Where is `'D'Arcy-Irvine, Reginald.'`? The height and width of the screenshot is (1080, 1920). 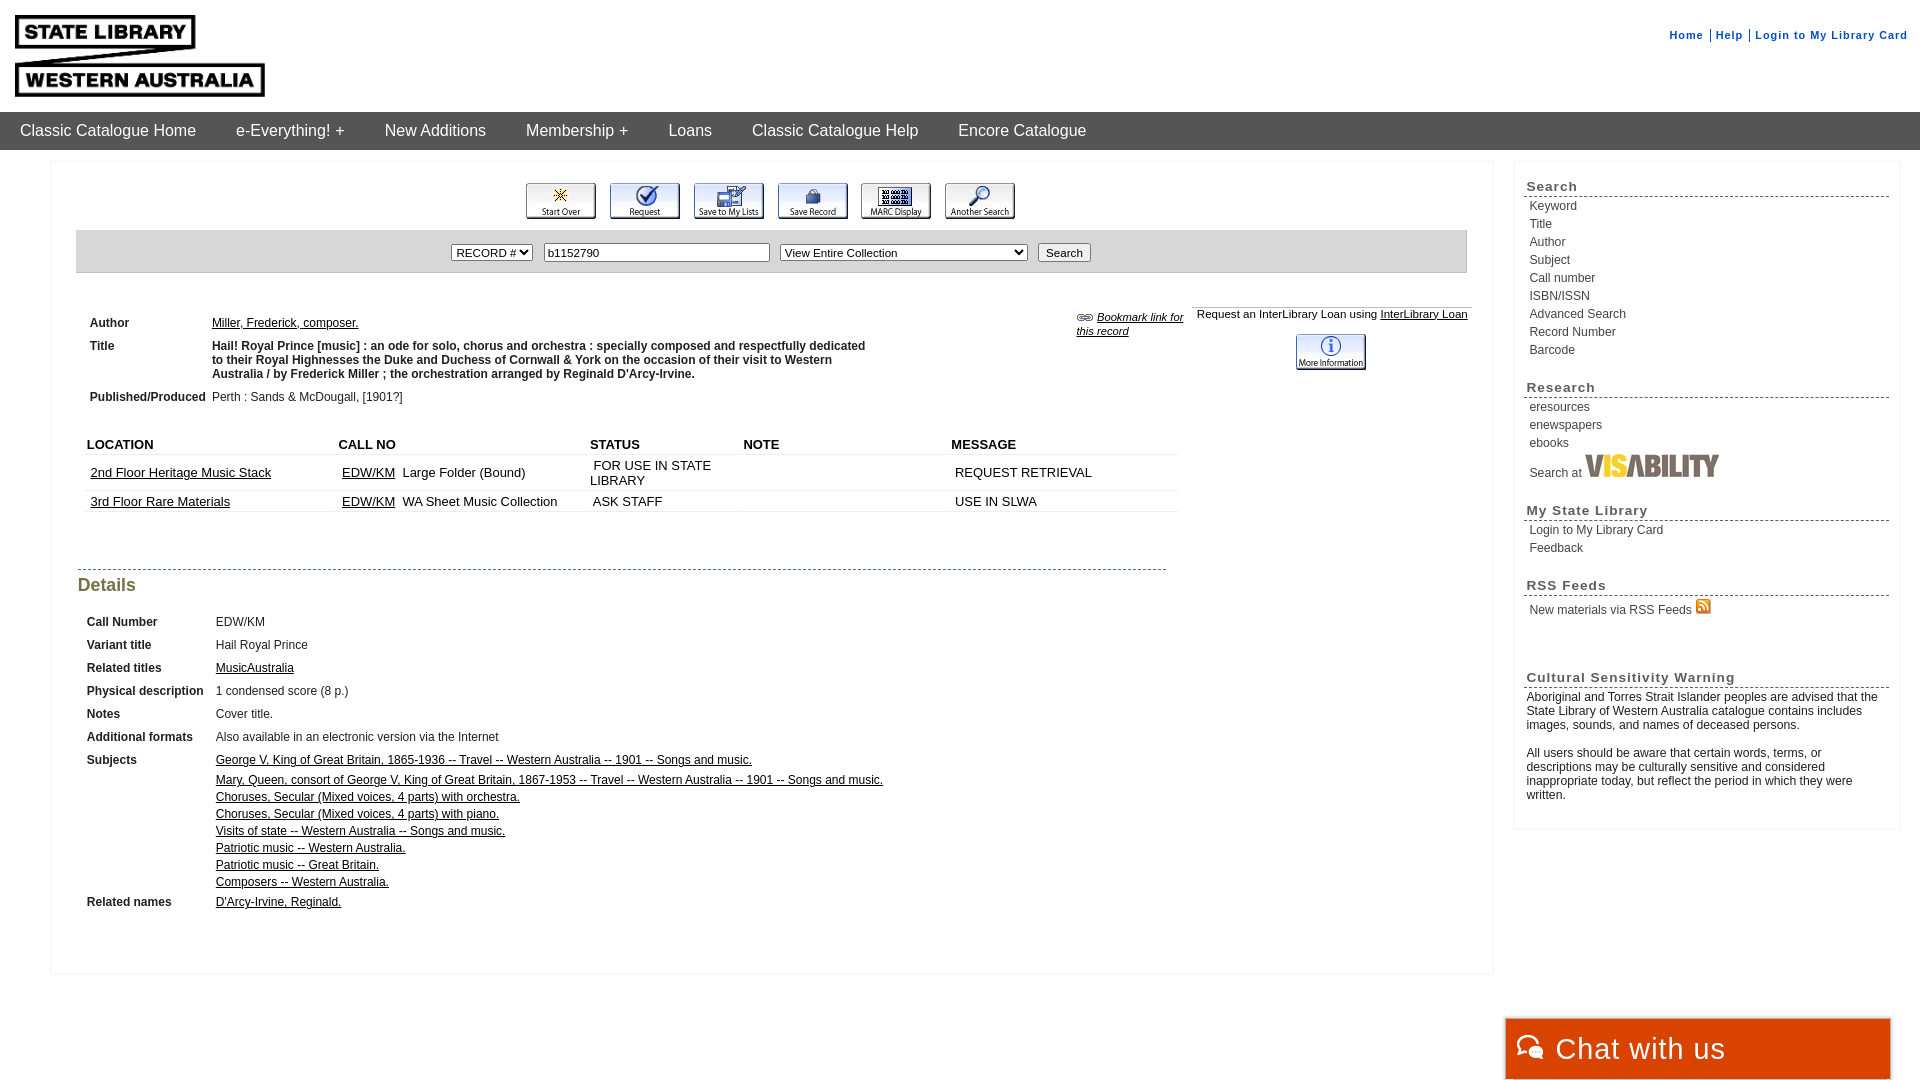
'D'Arcy-Irvine, Reginald.' is located at coordinates (216, 902).